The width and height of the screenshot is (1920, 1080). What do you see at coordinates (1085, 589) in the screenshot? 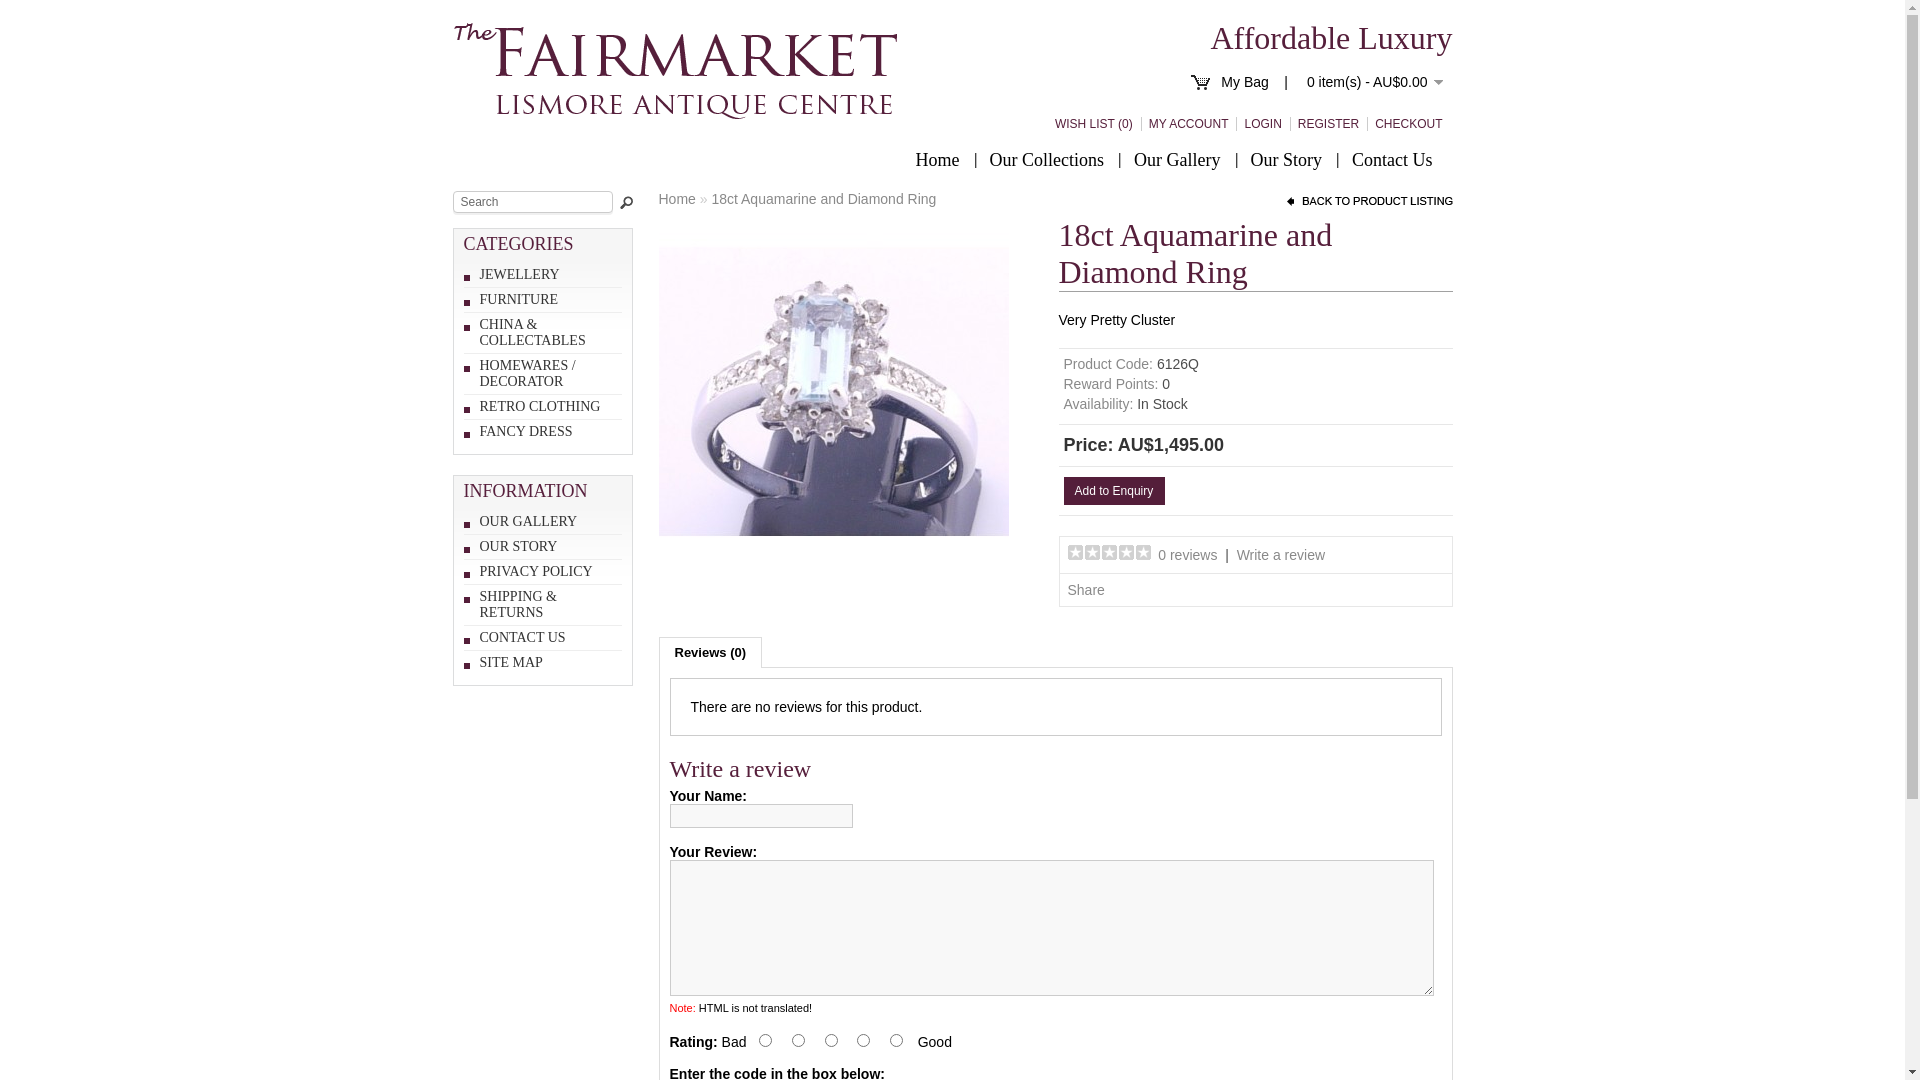
I see `'Share'` at bounding box center [1085, 589].